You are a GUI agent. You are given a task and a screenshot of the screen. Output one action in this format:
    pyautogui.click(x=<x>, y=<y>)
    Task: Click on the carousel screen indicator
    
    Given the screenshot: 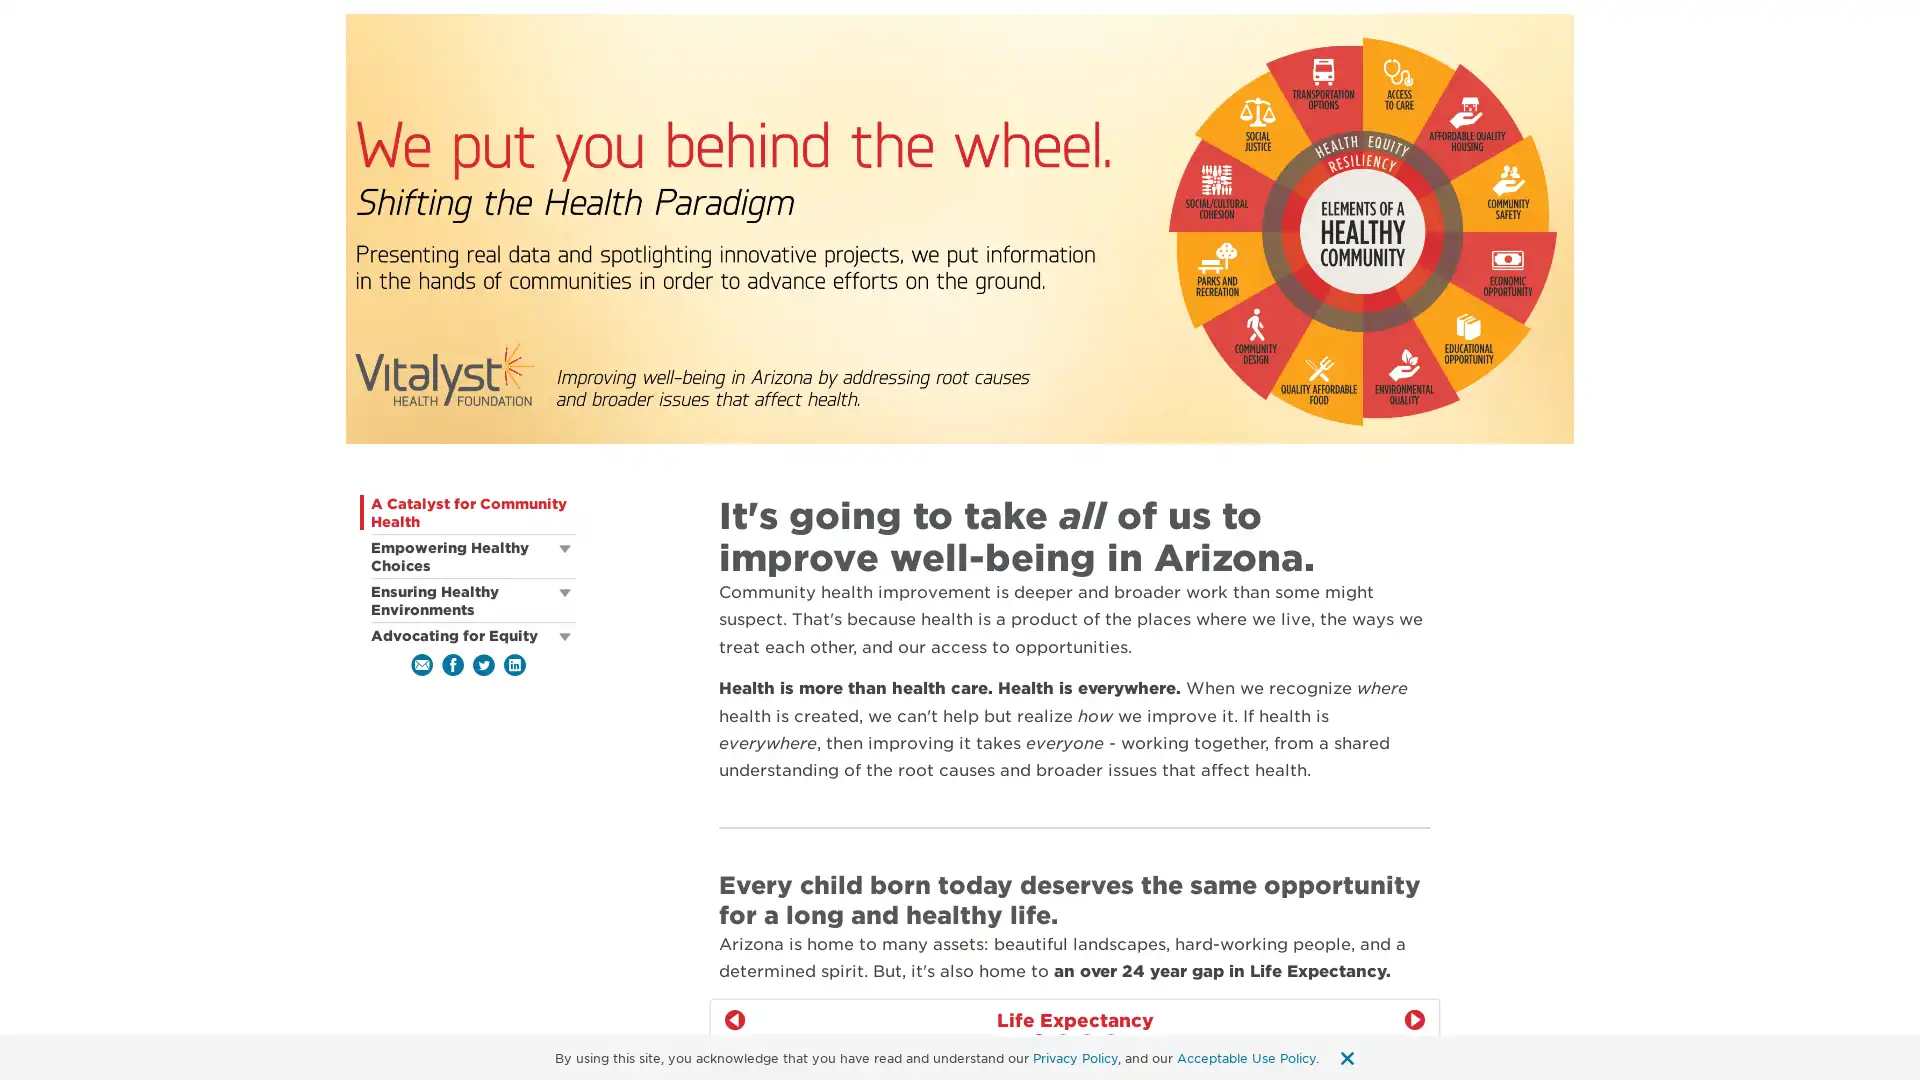 What is the action you would take?
    pyautogui.click(x=1085, y=1039)
    